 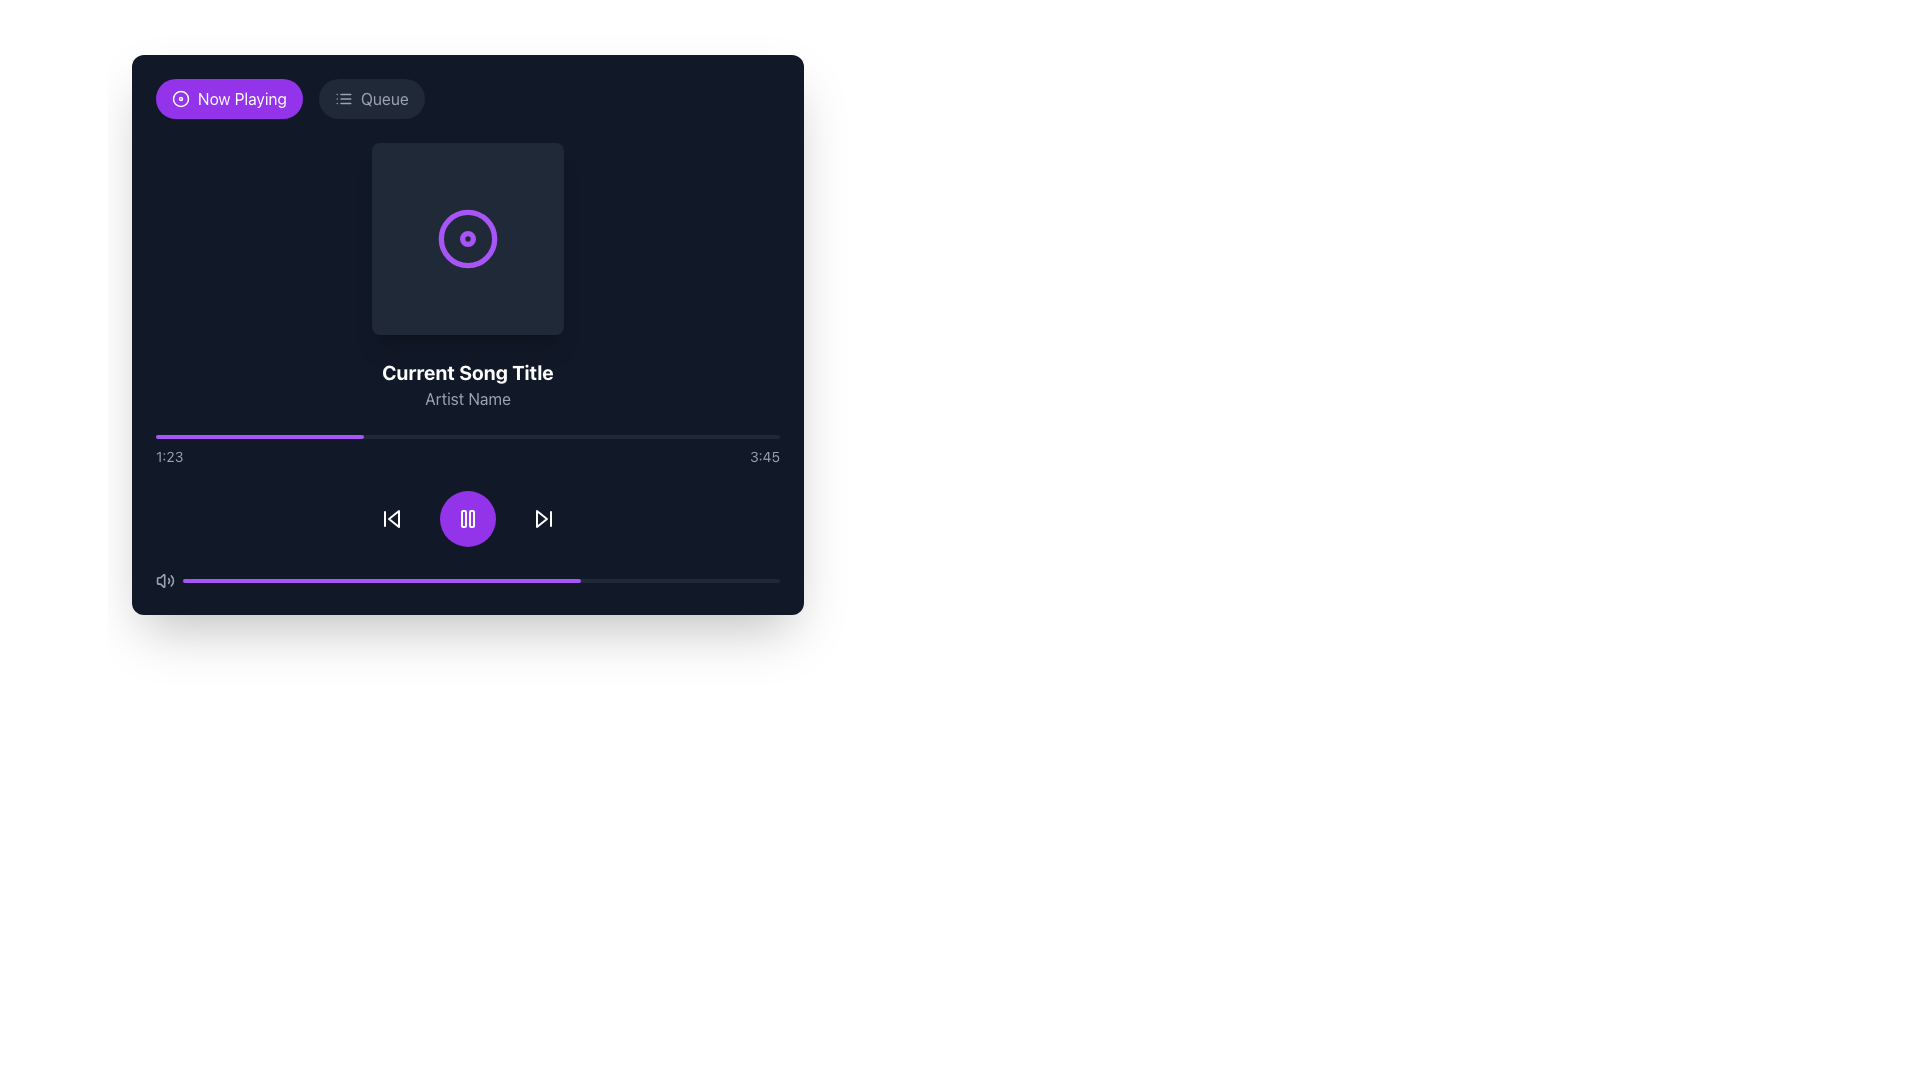 What do you see at coordinates (466, 238) in the screenshot?
I see `the innermost circle of the circular disk-shaped component in the graphical player interface` at bounding box center [466, 238].